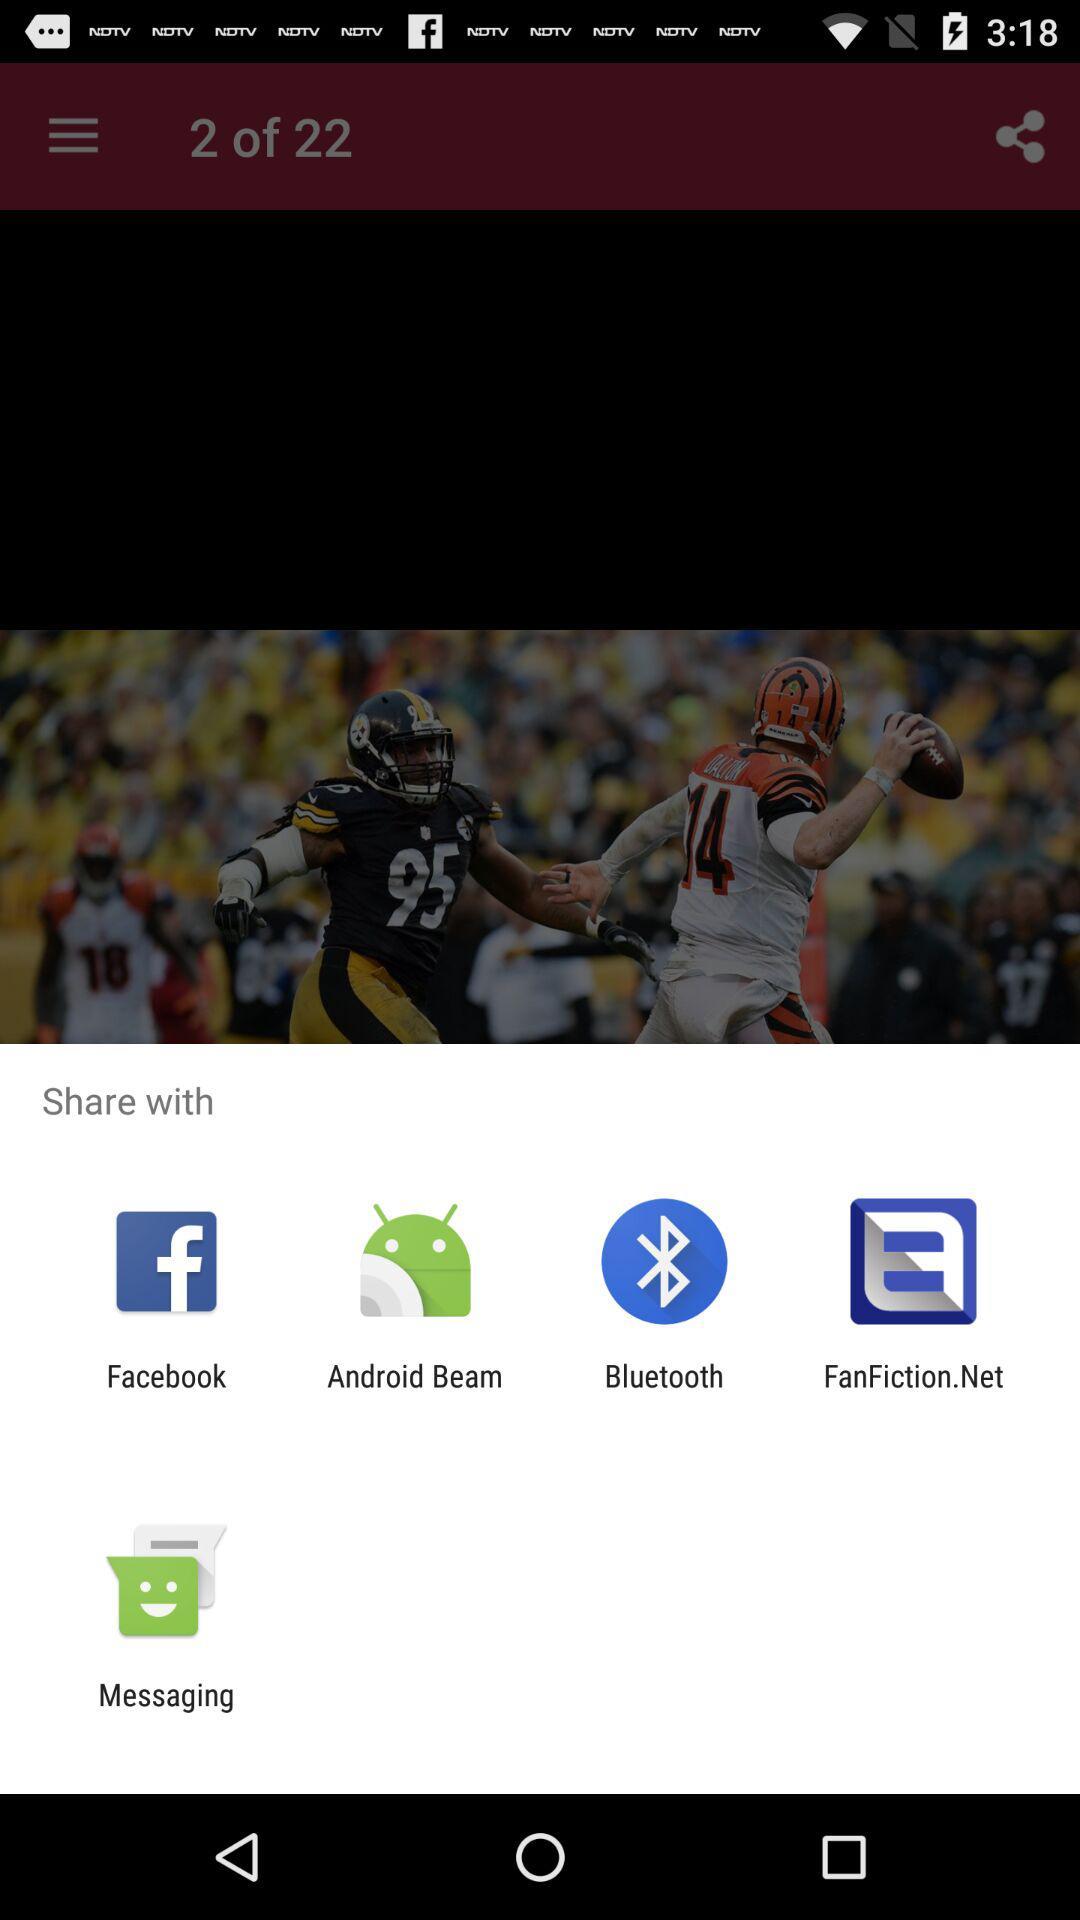 The height and width of the screenshot is (1920, 1080). Describe the element at coordinates (913, 1392) in the screenshot. I see `item to the right of the bluetooth app` at that location.